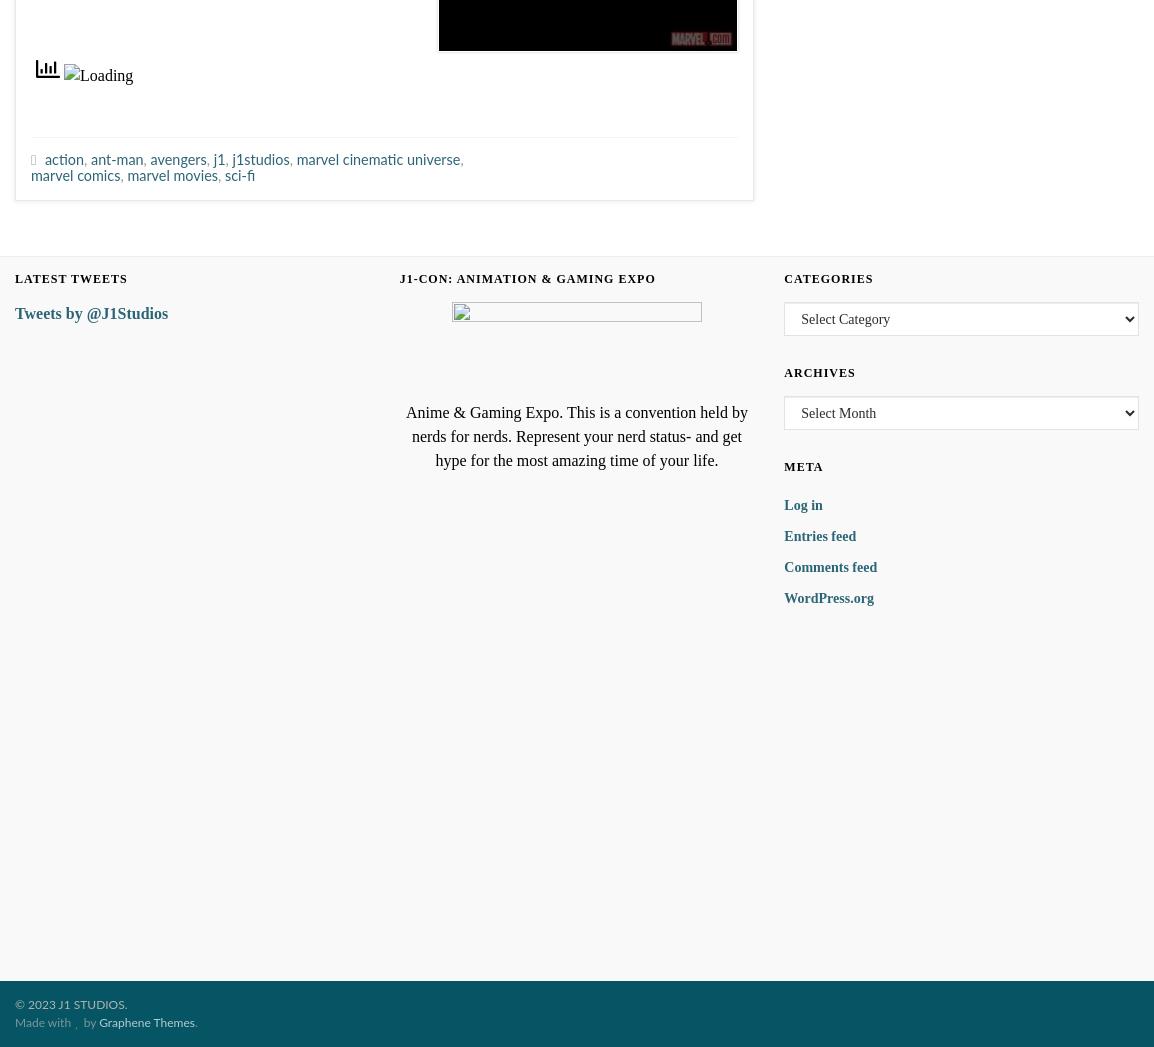 Image resolution: width=1154 pixels, height=1047 pixels. Describe the element at coordinates (88, 1023) in the screenshot. I see `'by'` at that location.